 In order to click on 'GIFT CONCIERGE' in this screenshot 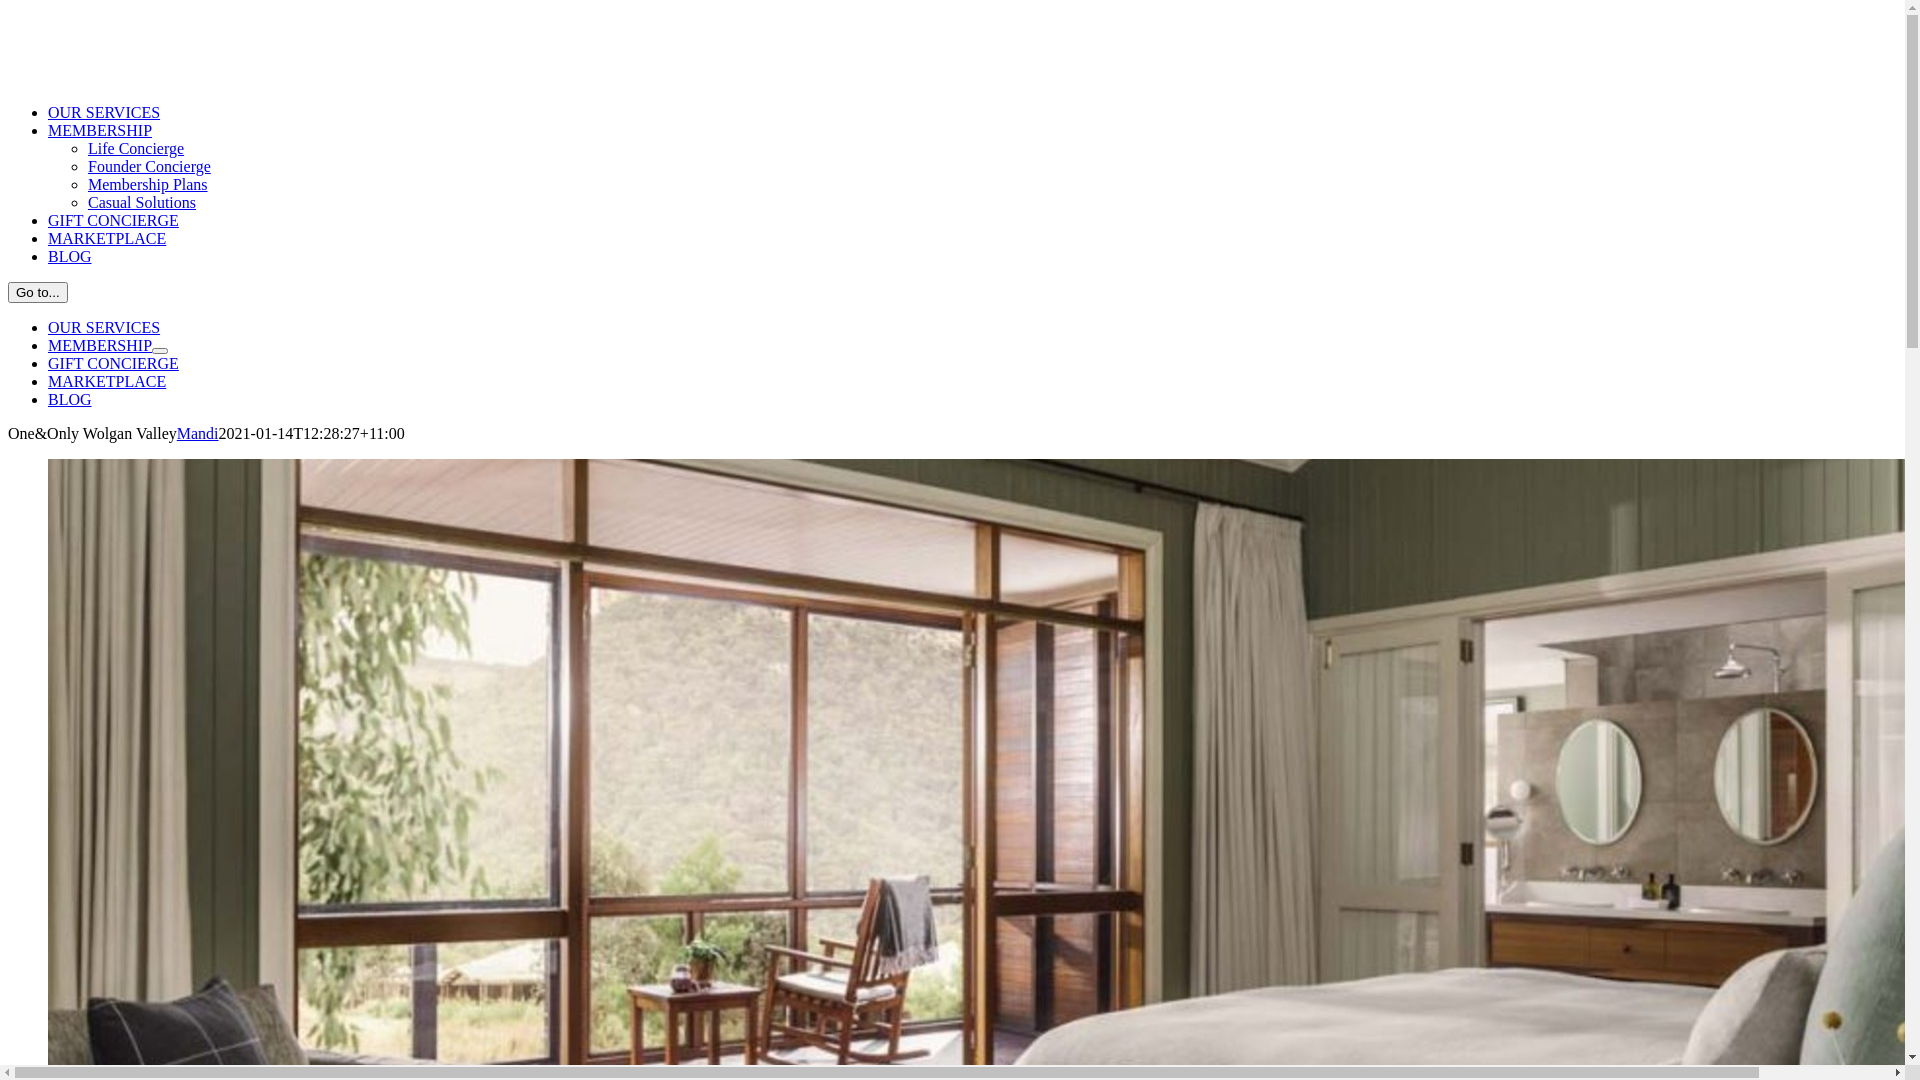, I will do `click(112, 220)`.